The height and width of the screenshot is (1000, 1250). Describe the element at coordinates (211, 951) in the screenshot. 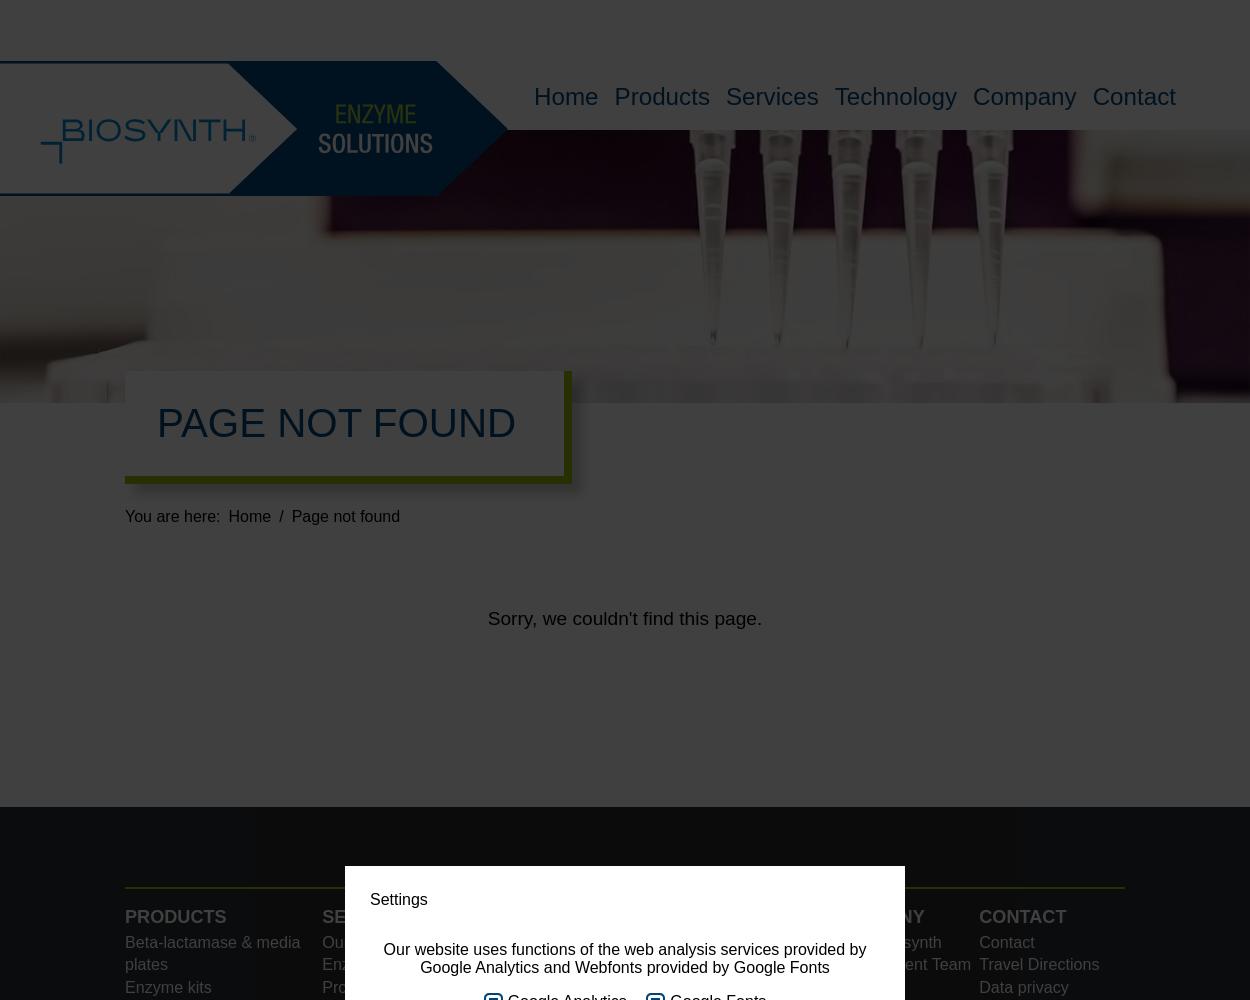

I see `'Beta-lactamase & media plates'` at that location.